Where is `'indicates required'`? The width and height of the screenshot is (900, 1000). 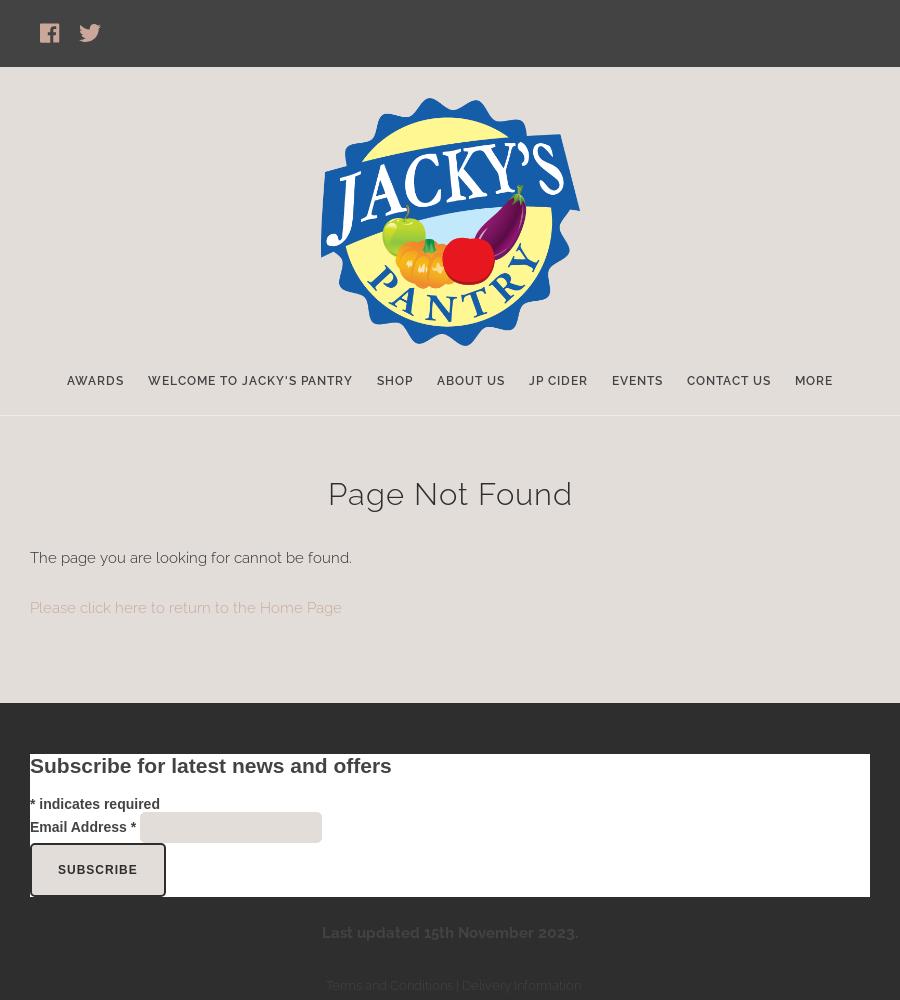
'indicates required' is located at coordinates (96, 803).